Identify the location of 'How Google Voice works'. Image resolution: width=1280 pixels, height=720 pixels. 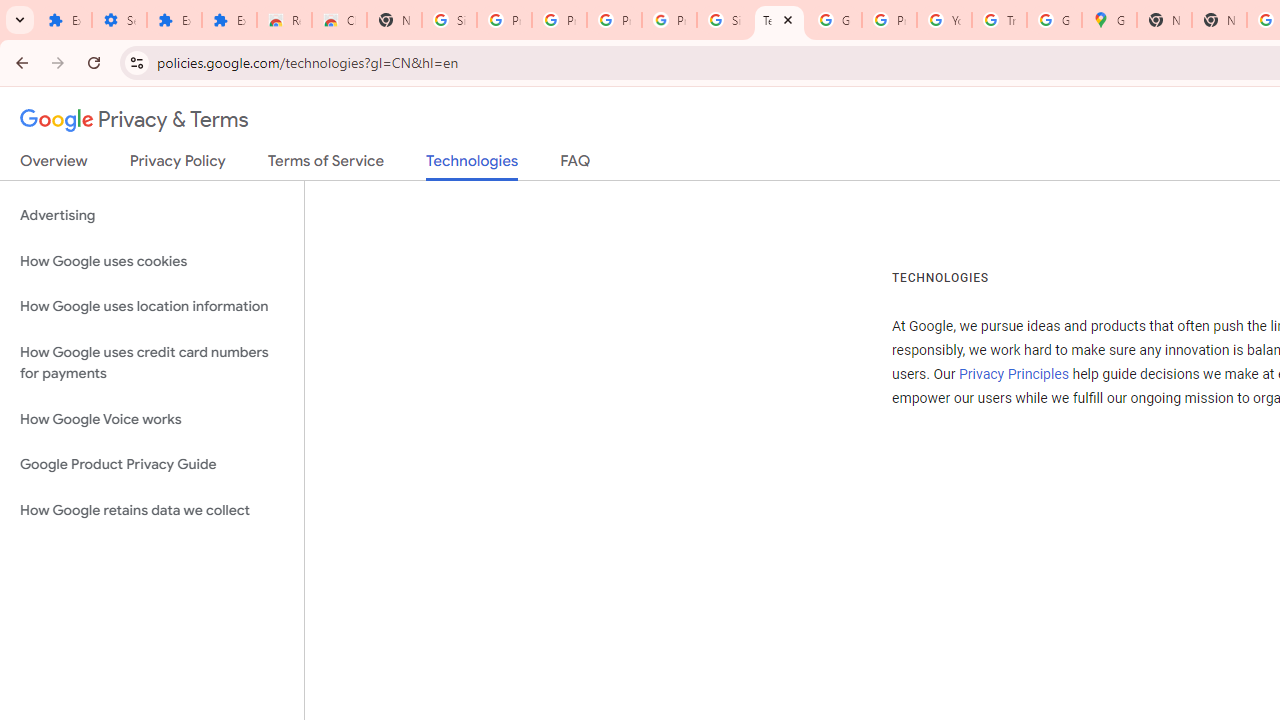
(151, 418).